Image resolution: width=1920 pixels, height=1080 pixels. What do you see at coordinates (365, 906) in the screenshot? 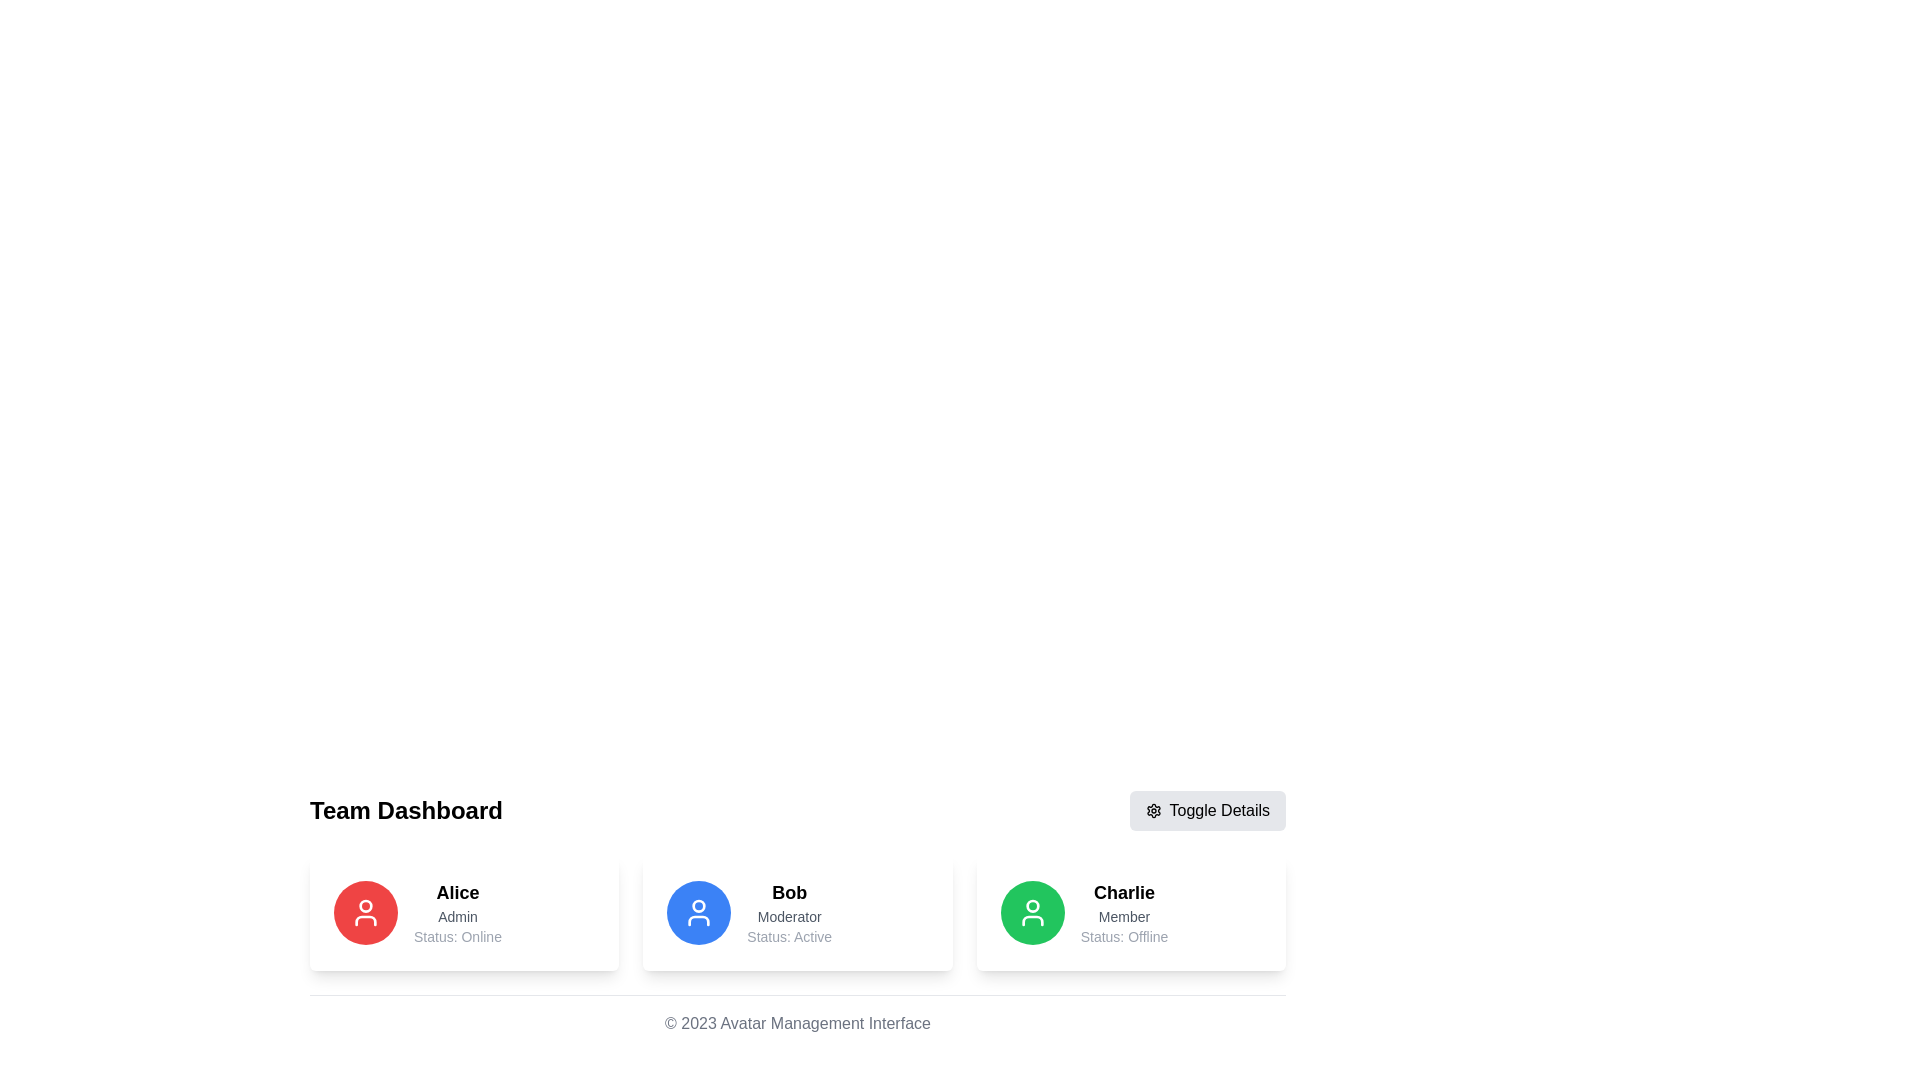
I see `the graphical decoration of the 'Alice' user avatar in the 'Team Dashboard', which is the first user card on the left side` at bounding box center [365, 906].